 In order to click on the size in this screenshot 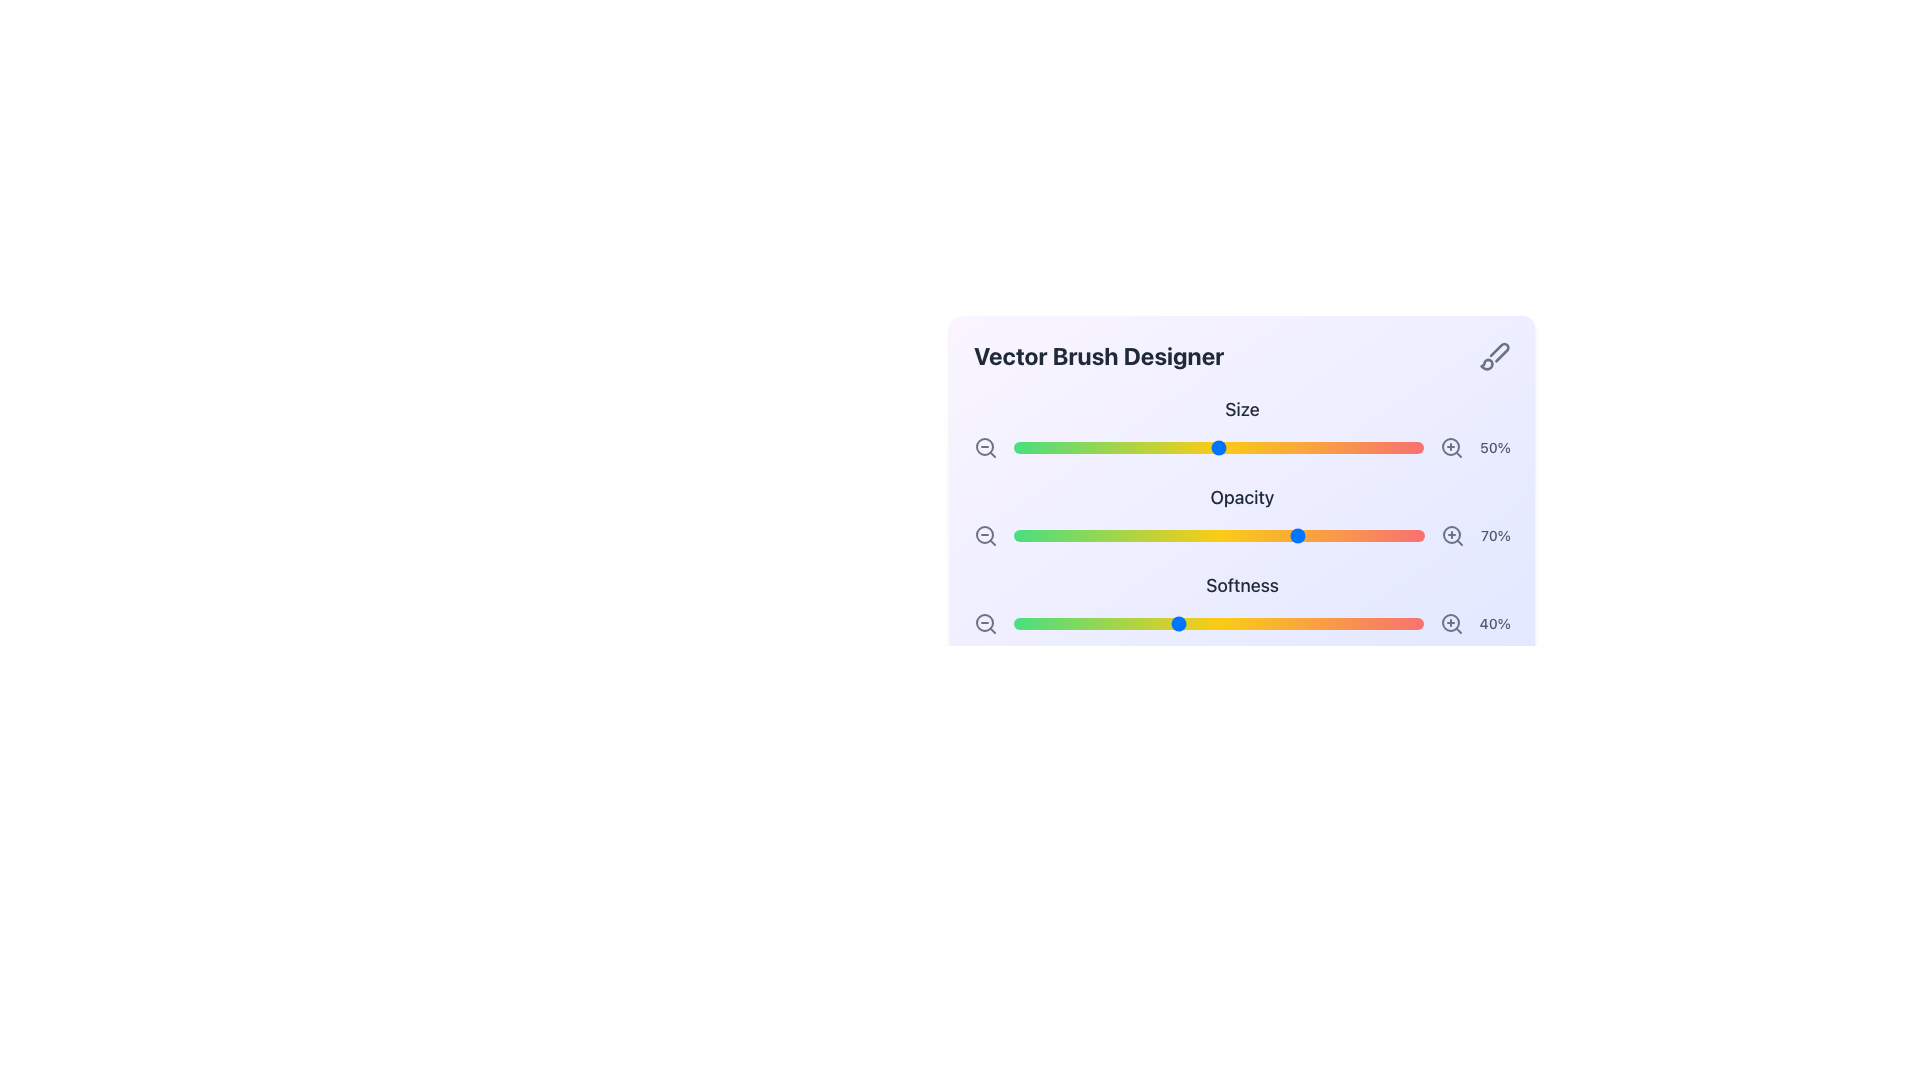, I will do `click(1325, 446)`.